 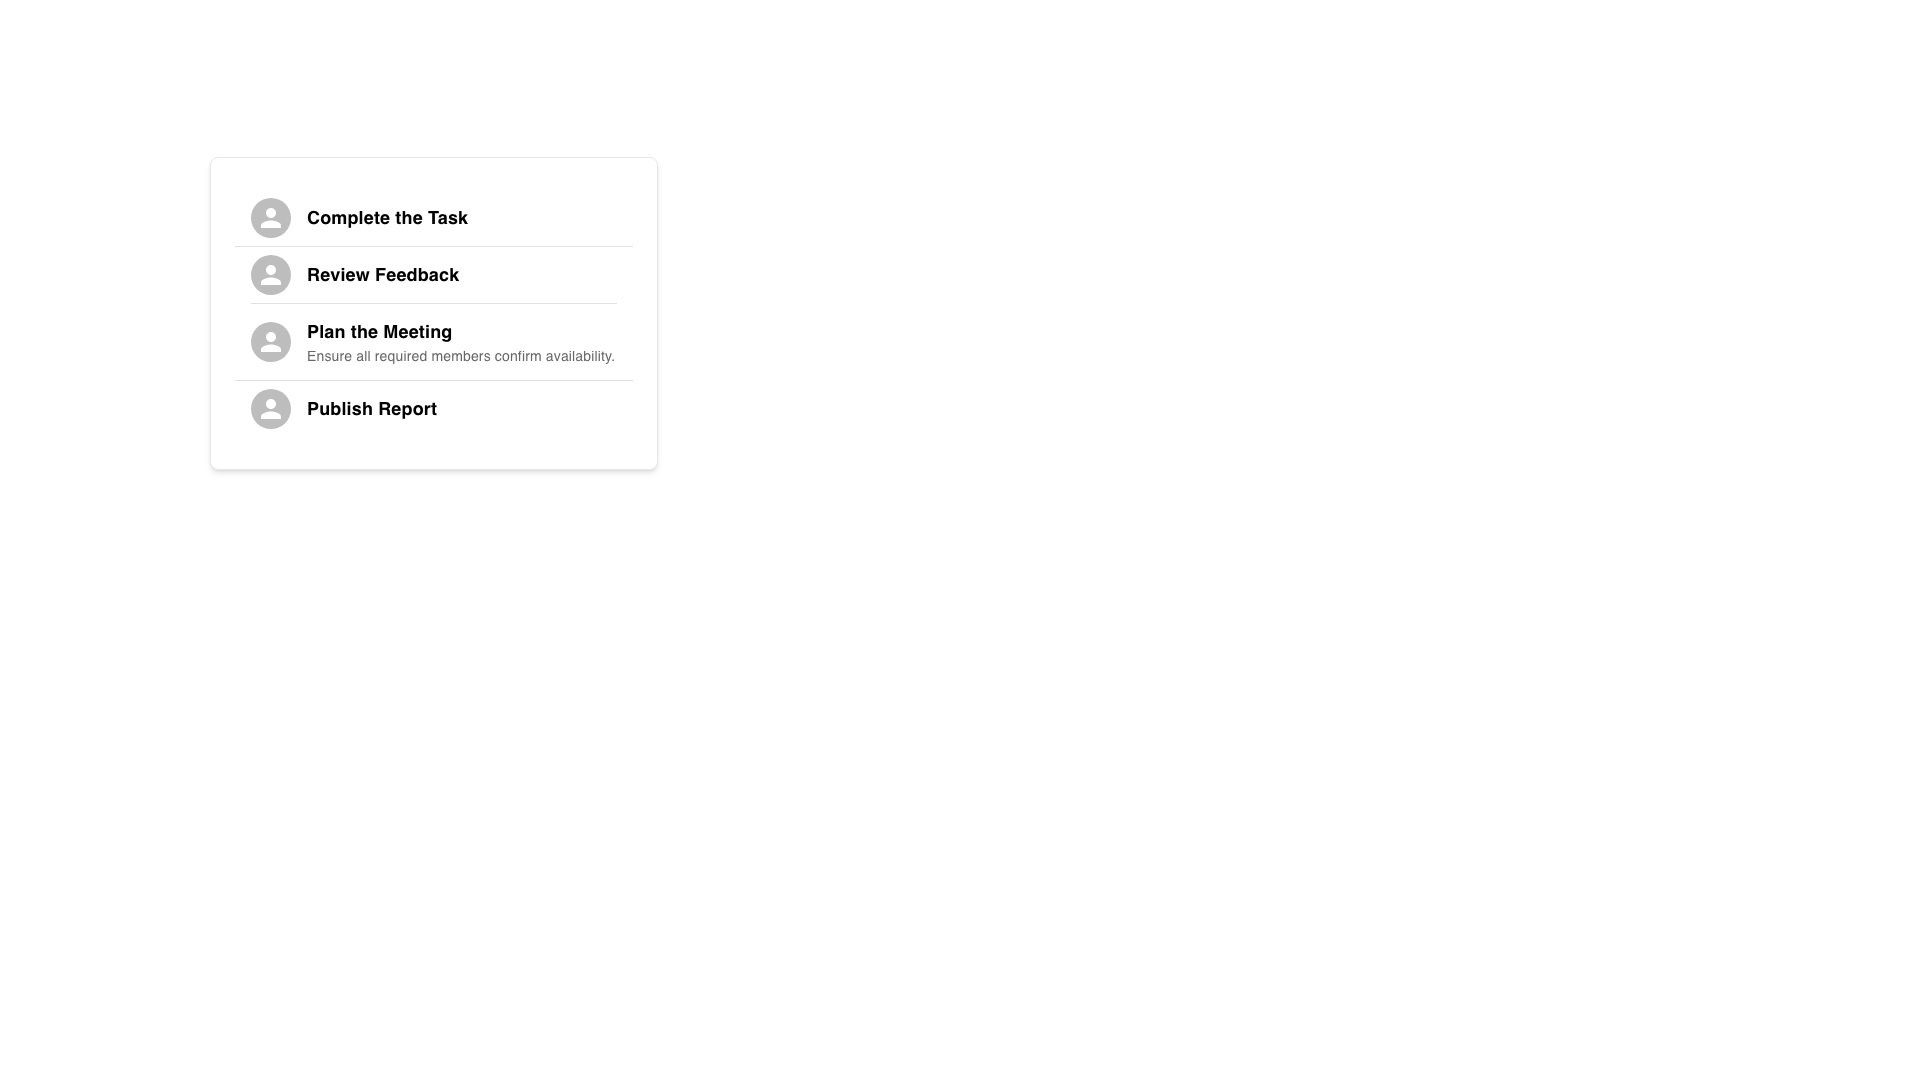 What do you see at coordinates (432, 245) in the screenshot?
I see `the Divider element that visually separates the items in the vertically oriented task list, located between 'Complete the Task' and 'Review Feedback'` at bounding box center [432, 245].